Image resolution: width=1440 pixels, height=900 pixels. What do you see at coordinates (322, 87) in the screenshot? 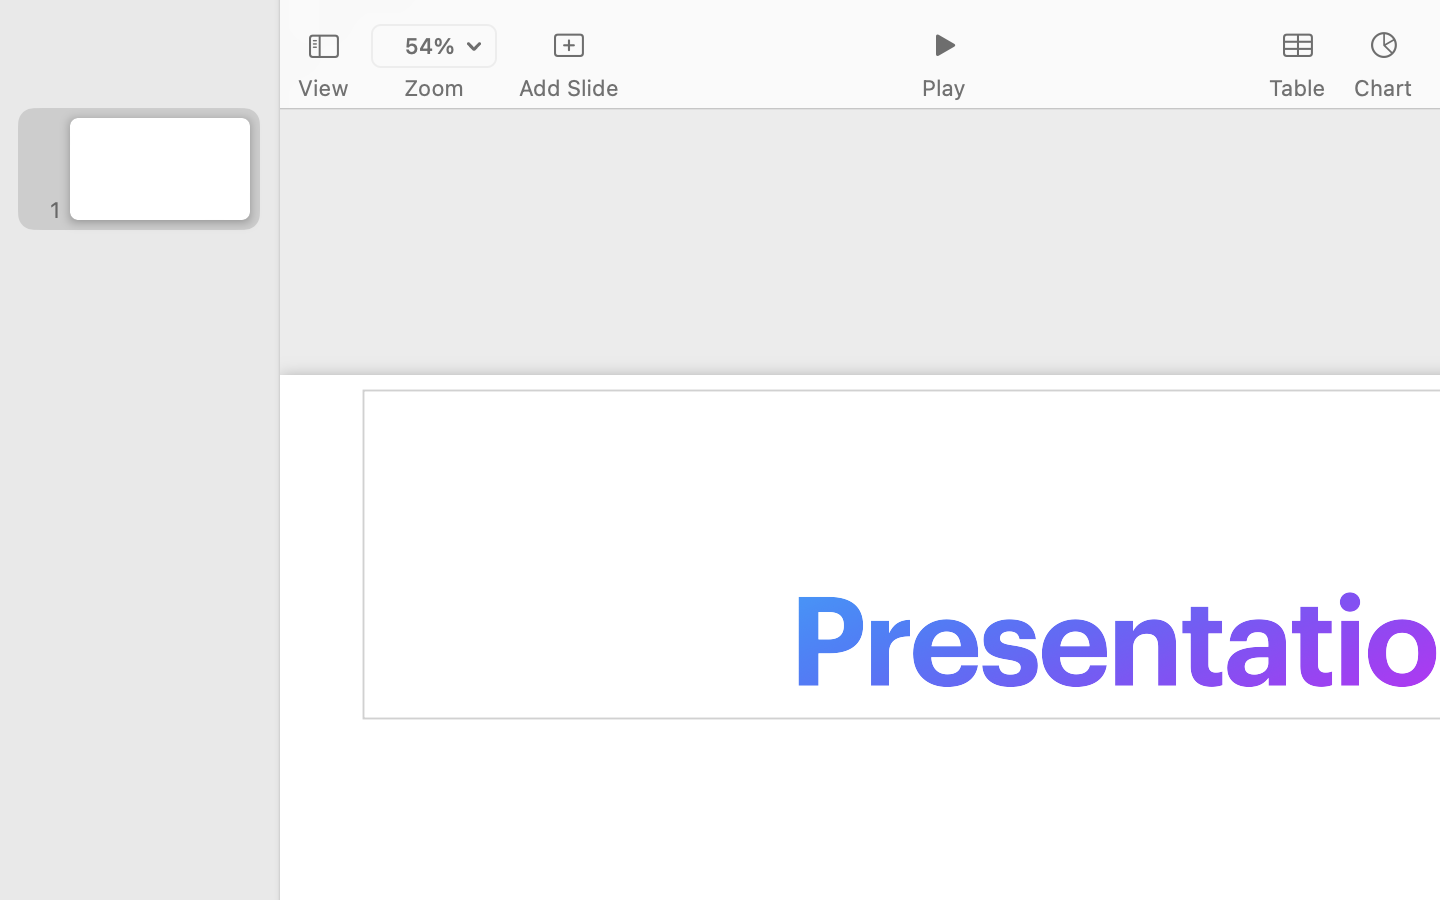
I see `'View'` at bounding box center [322, 87].